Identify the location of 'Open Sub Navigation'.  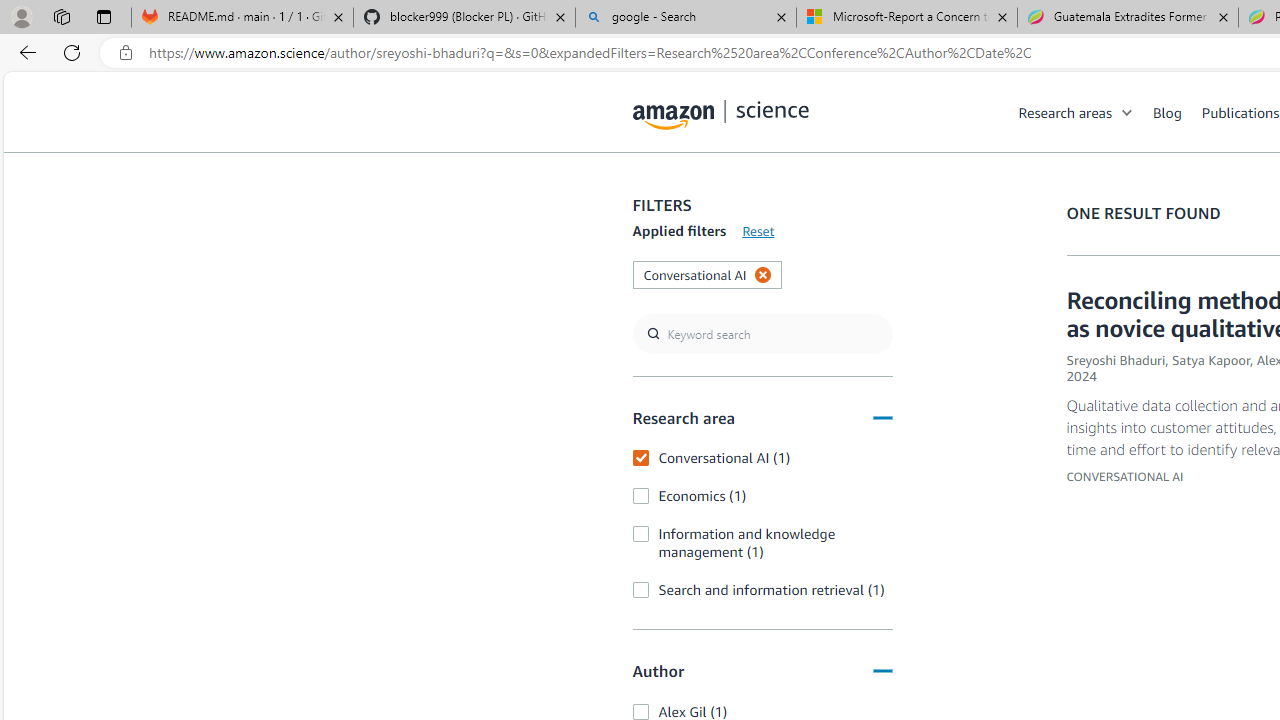
(1128, 111).